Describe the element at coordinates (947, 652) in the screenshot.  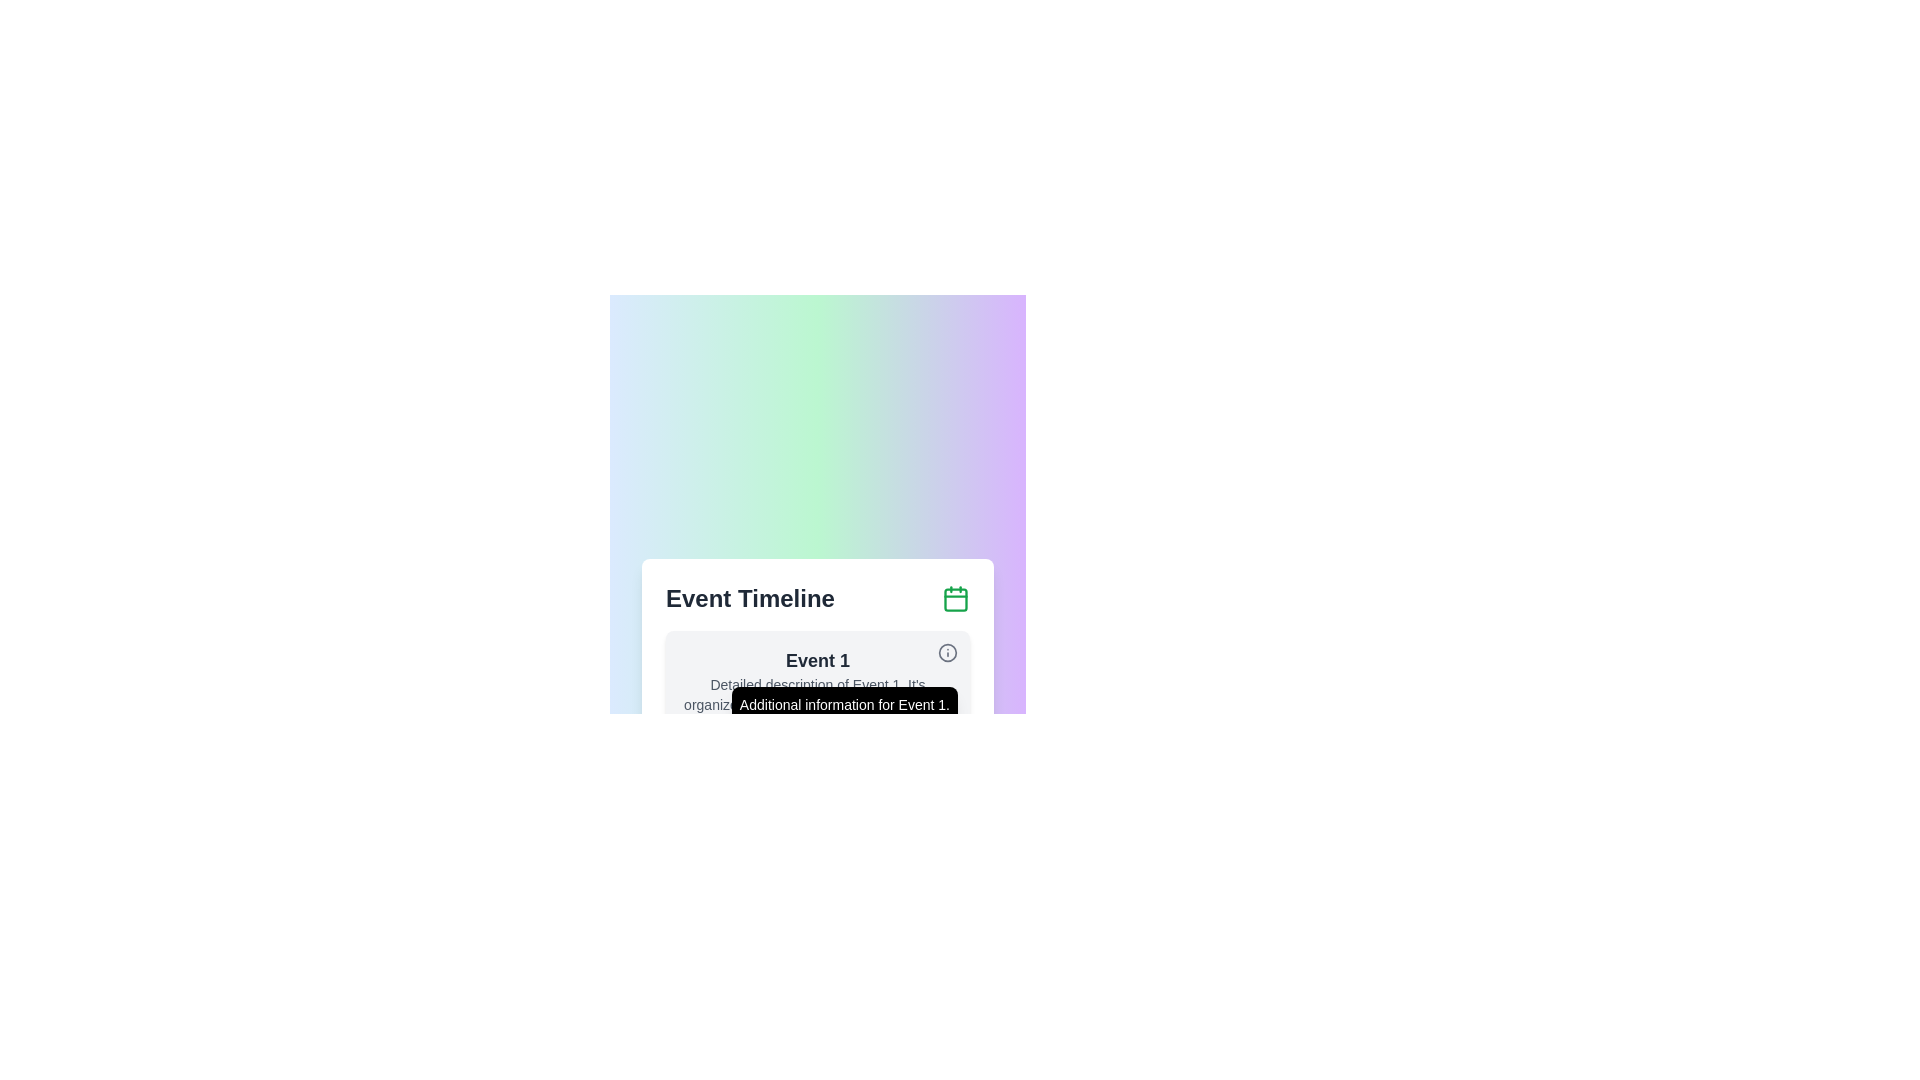
I see `the SVG circle element that forms the outer boundary of the 'info' icon located at the top-right corner of the 'Event 1' card in the 'Event Timeline' pane` at that location.